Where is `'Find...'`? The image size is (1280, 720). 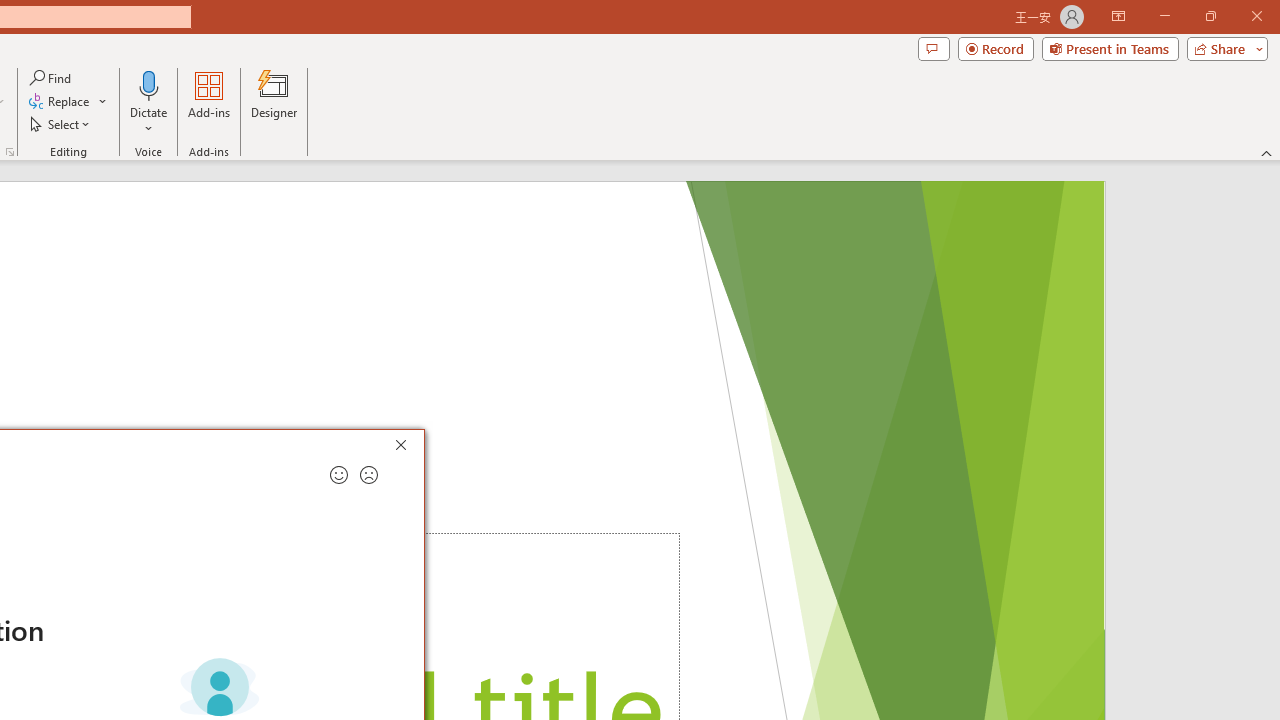 'Find...' is located at coordinates (51, 77).